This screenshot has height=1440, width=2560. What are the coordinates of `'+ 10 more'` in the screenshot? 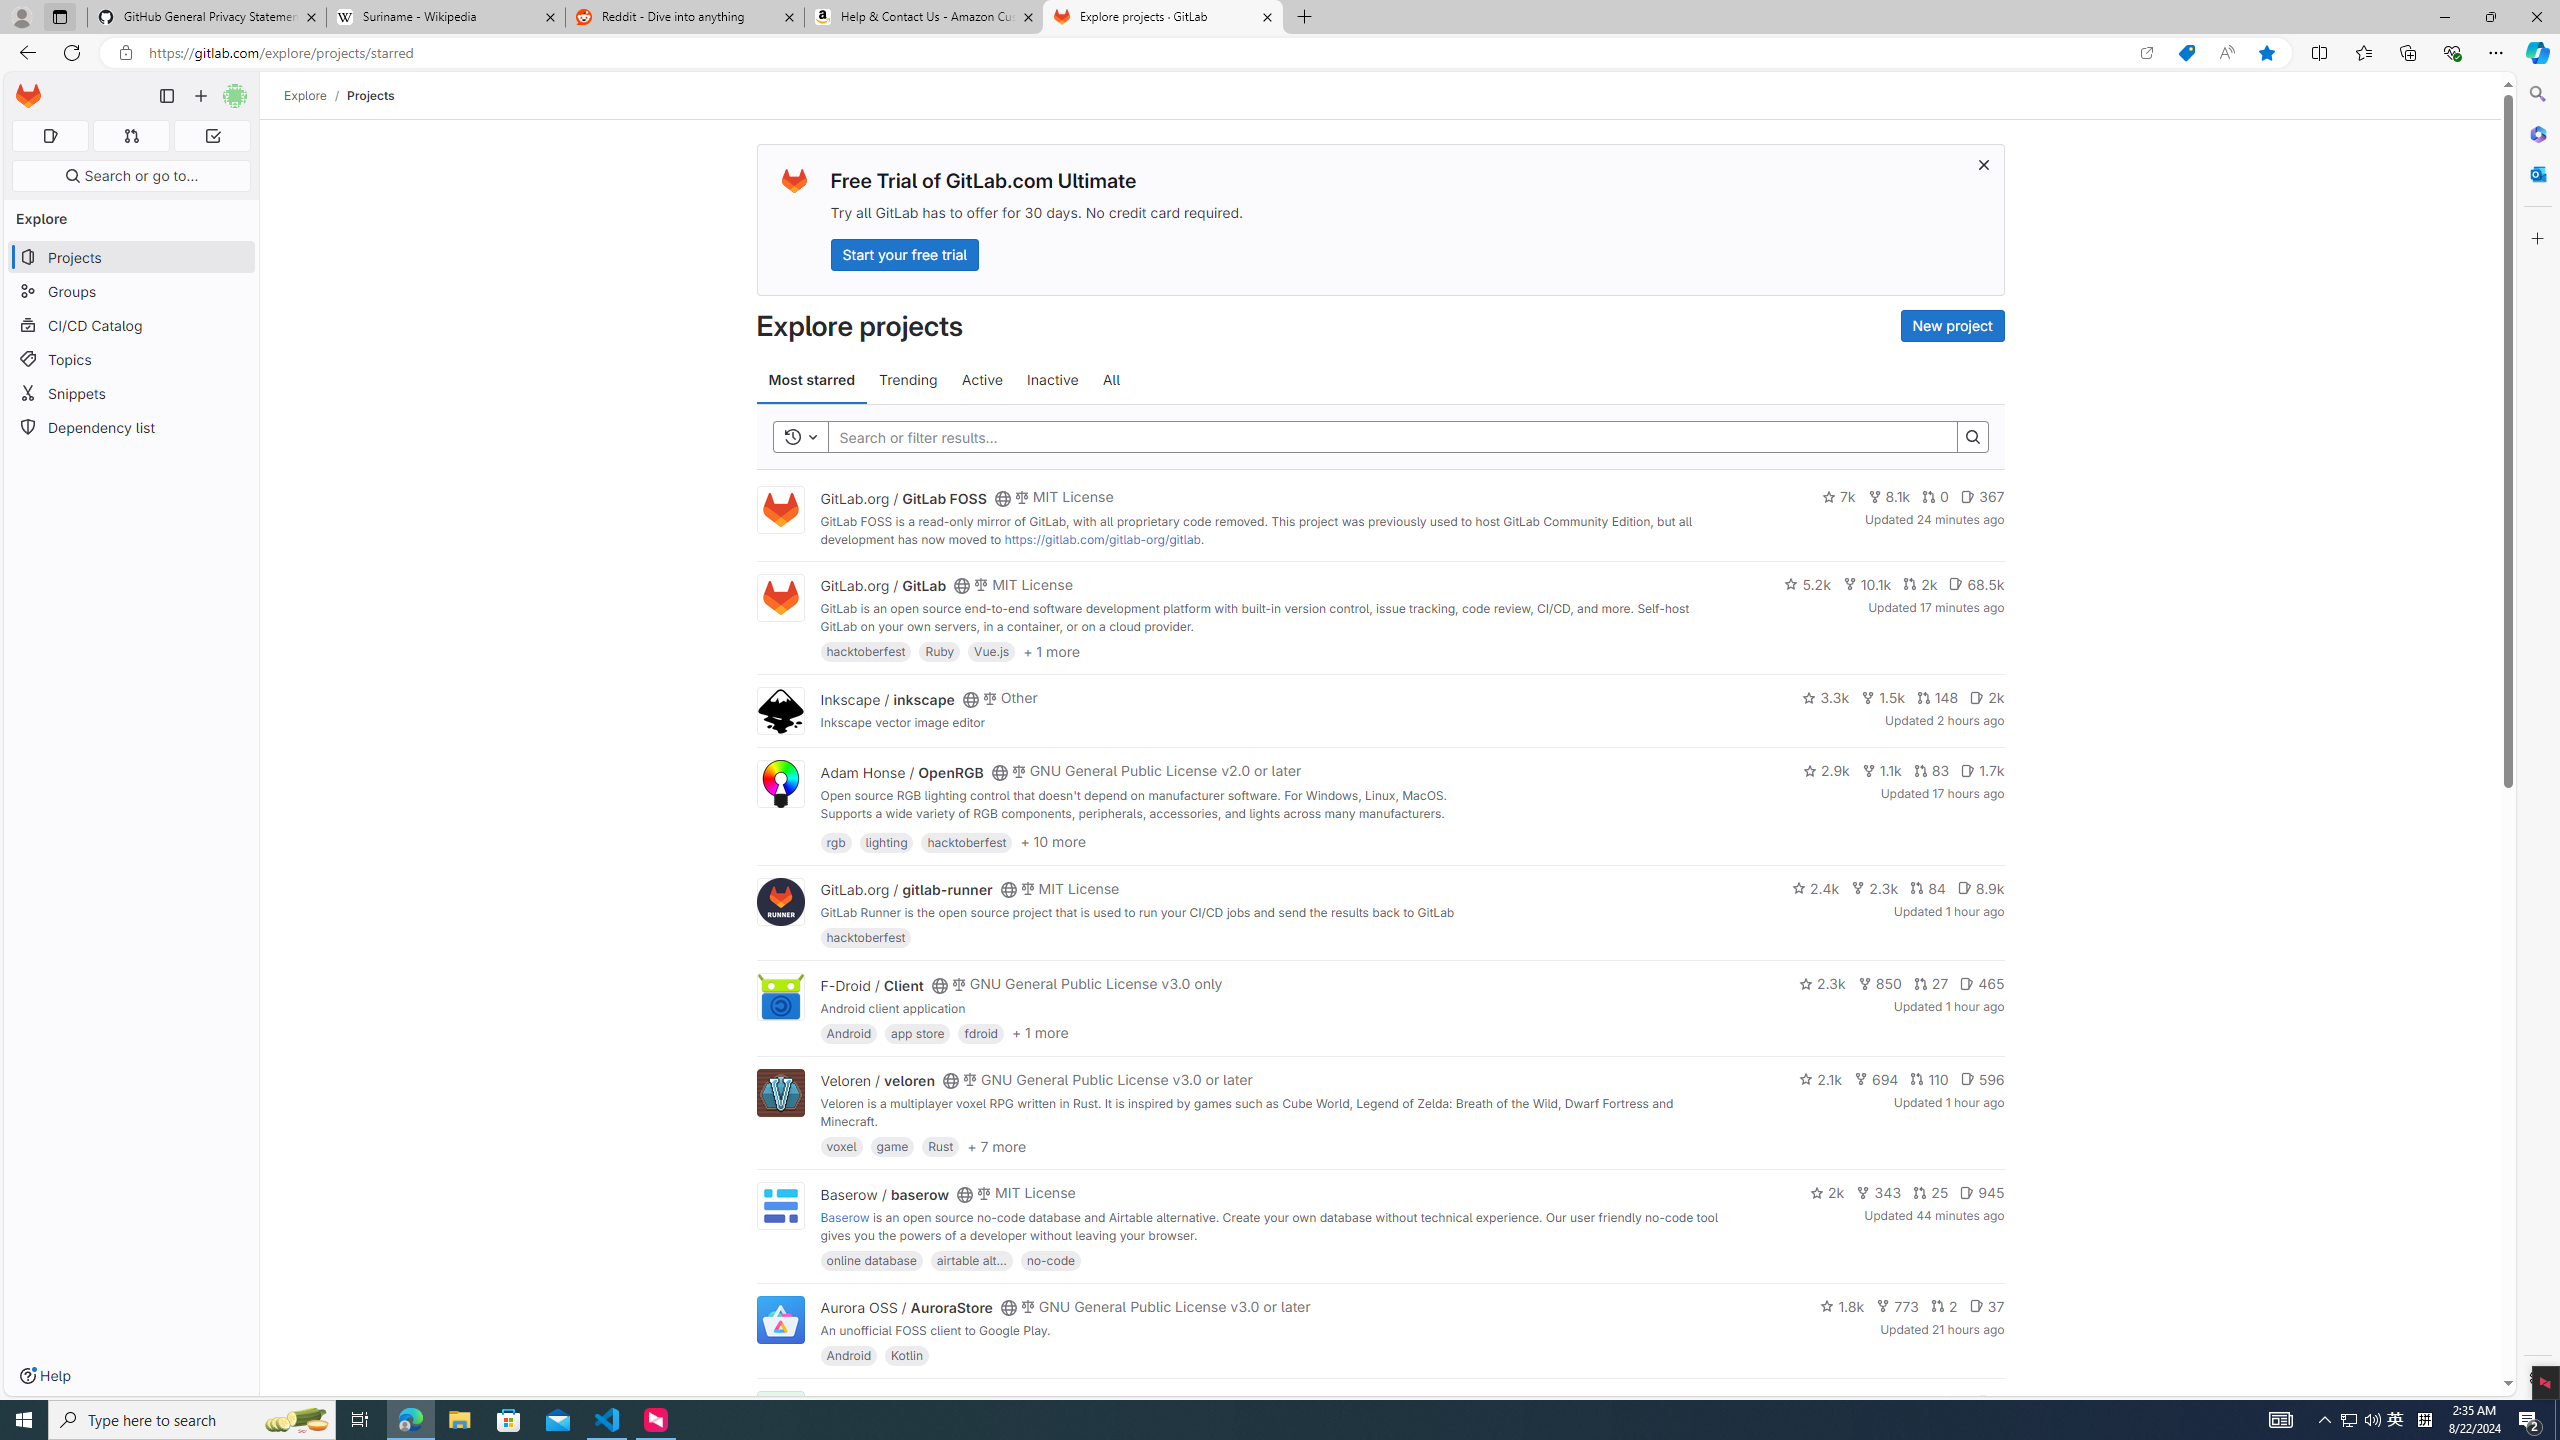 It's located at (1052, 840).